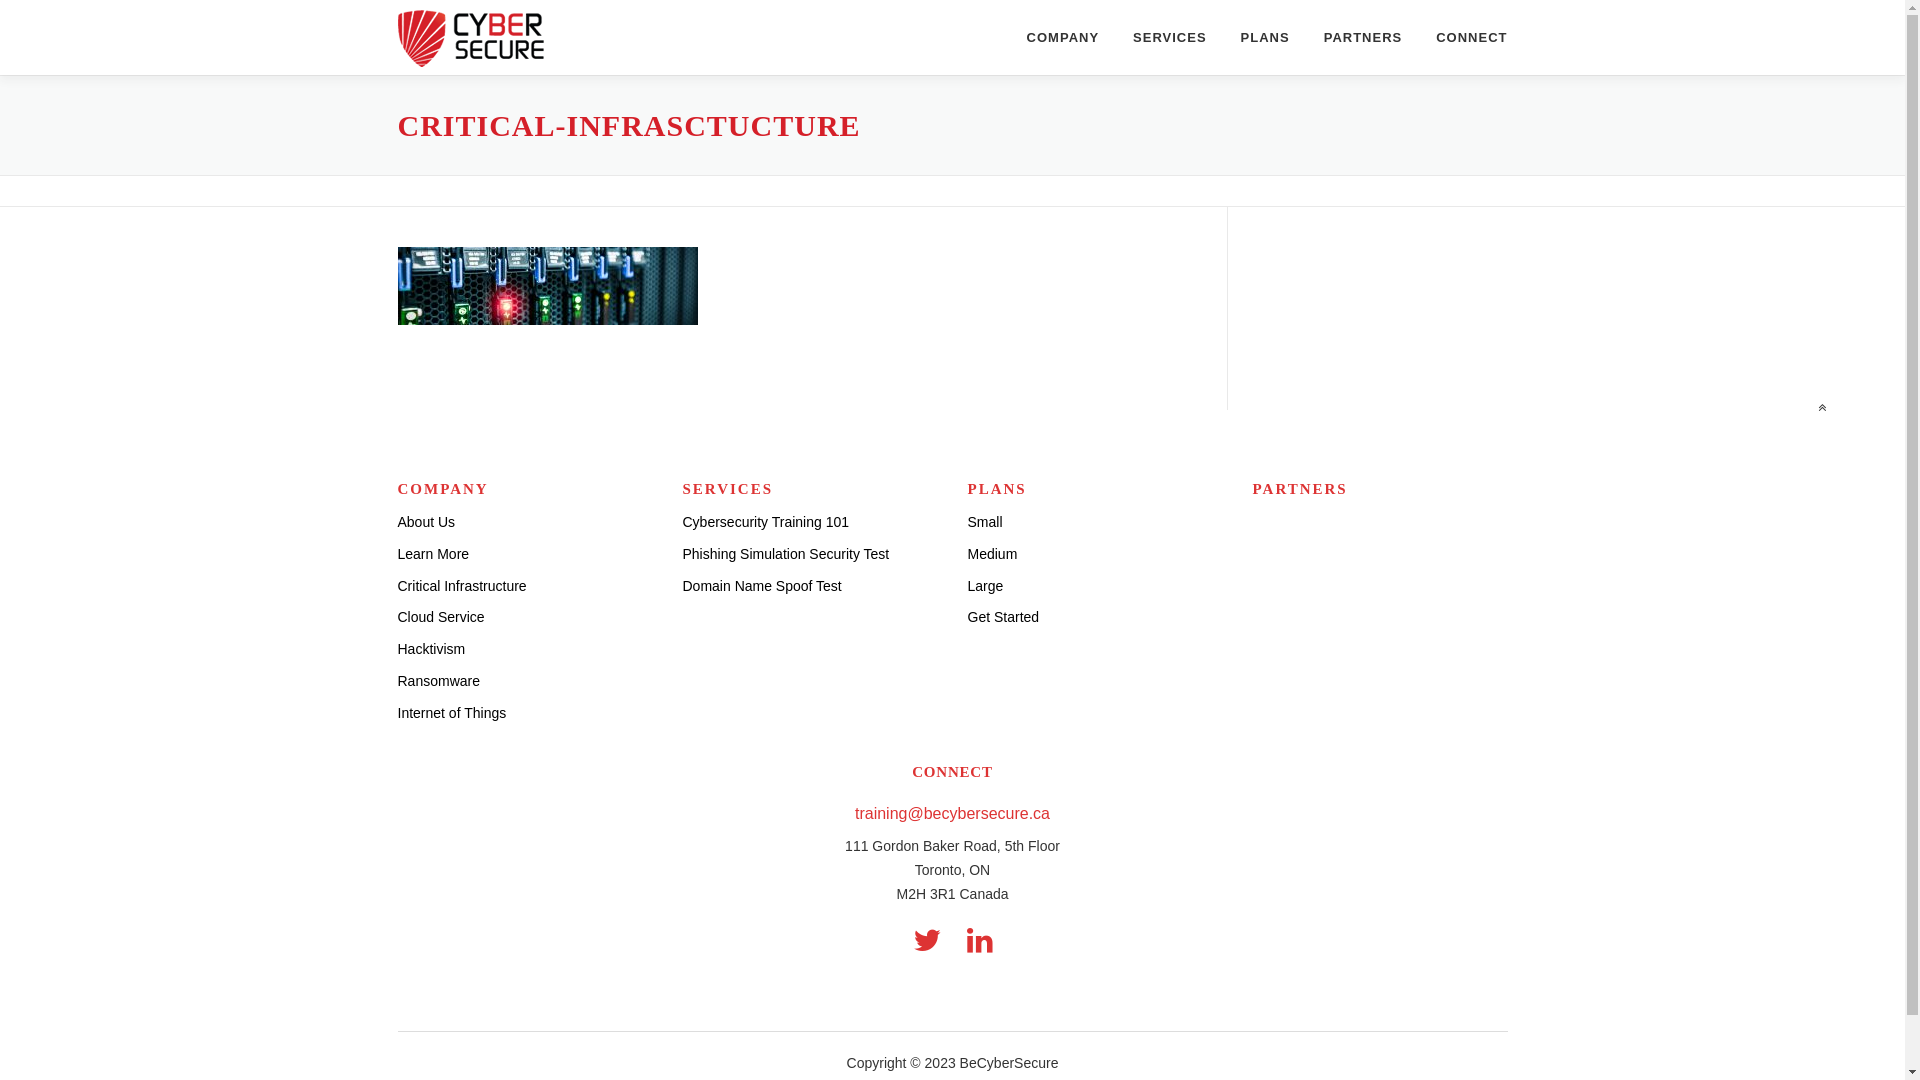  What do you see at coordinates (1809, 400) in the screenshot?
I see `'Back To Top'` at bounding box center [1809, 400].